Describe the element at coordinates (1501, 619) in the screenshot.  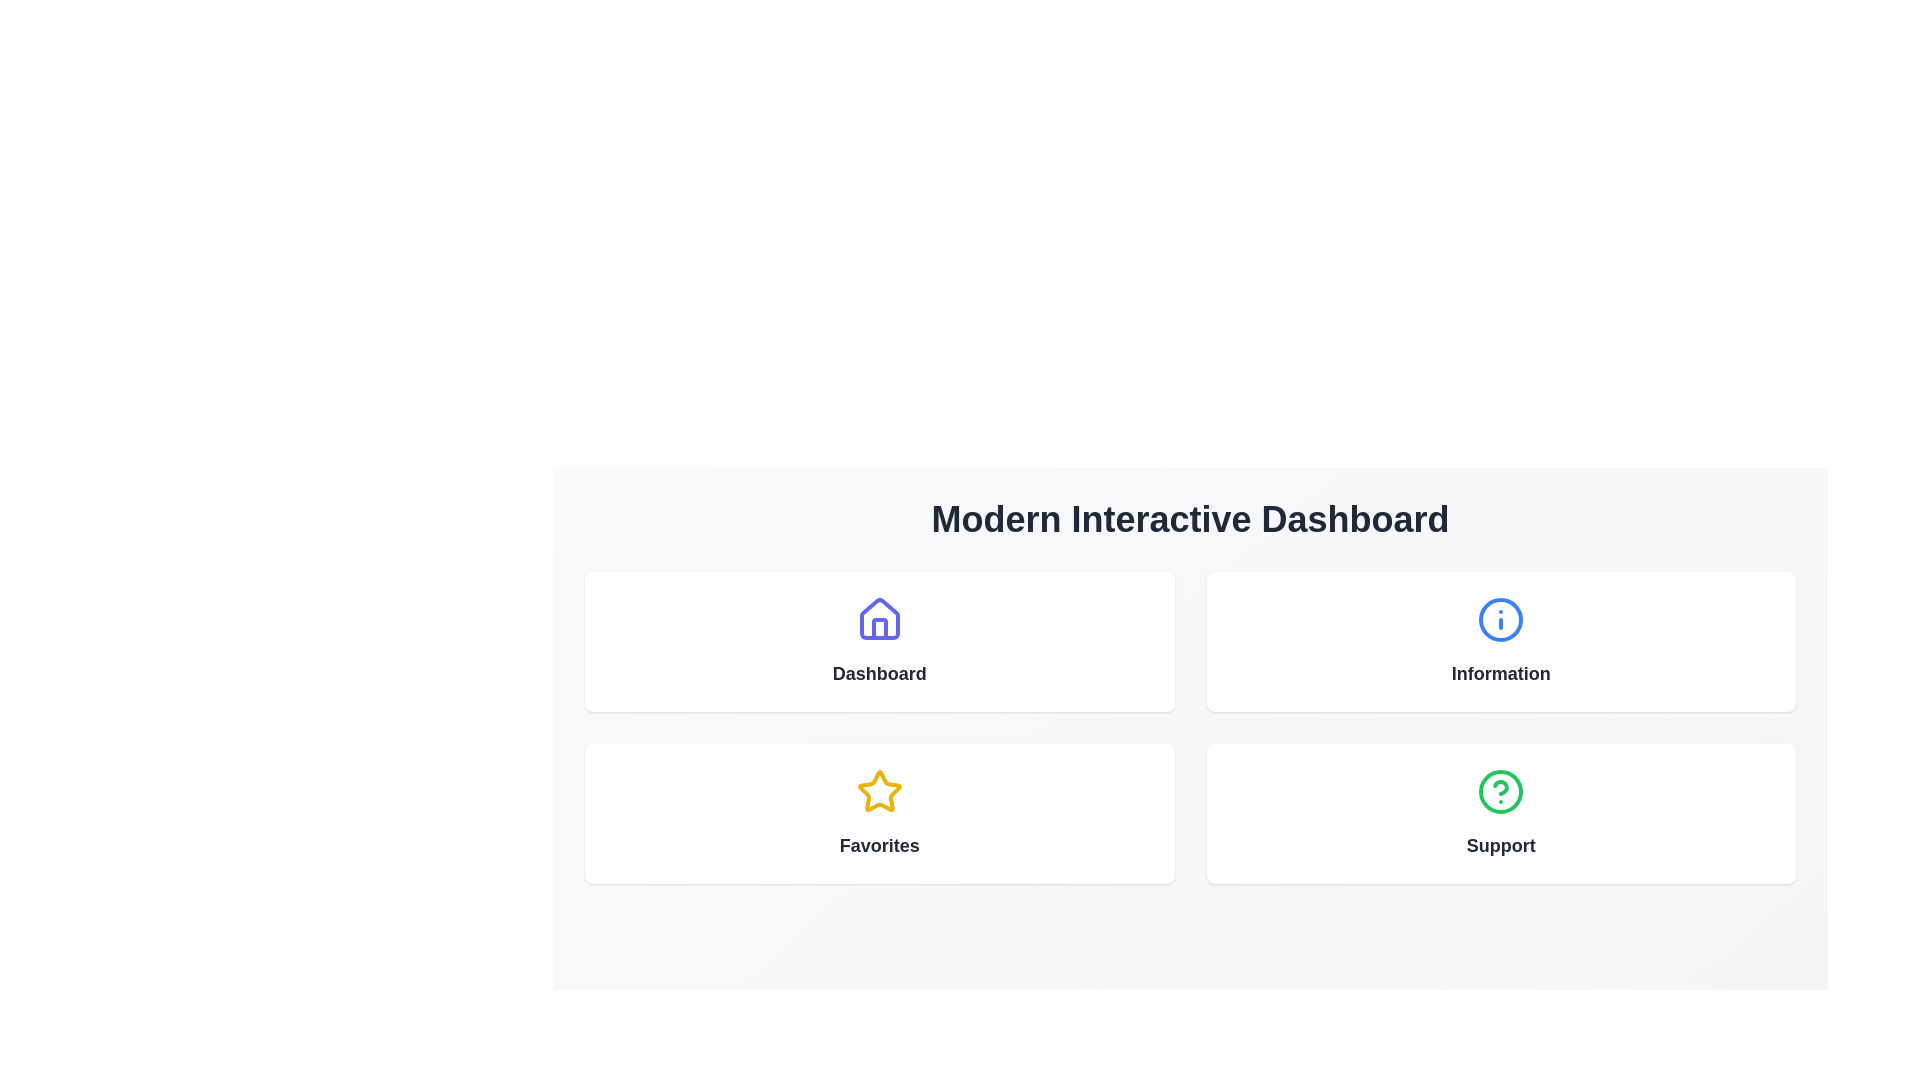
I see `the 'Information' icon, which serves as a visual indicator for details and instructions related to the dashboard functionality, located in the top-right quadrant of the interface` at that location.